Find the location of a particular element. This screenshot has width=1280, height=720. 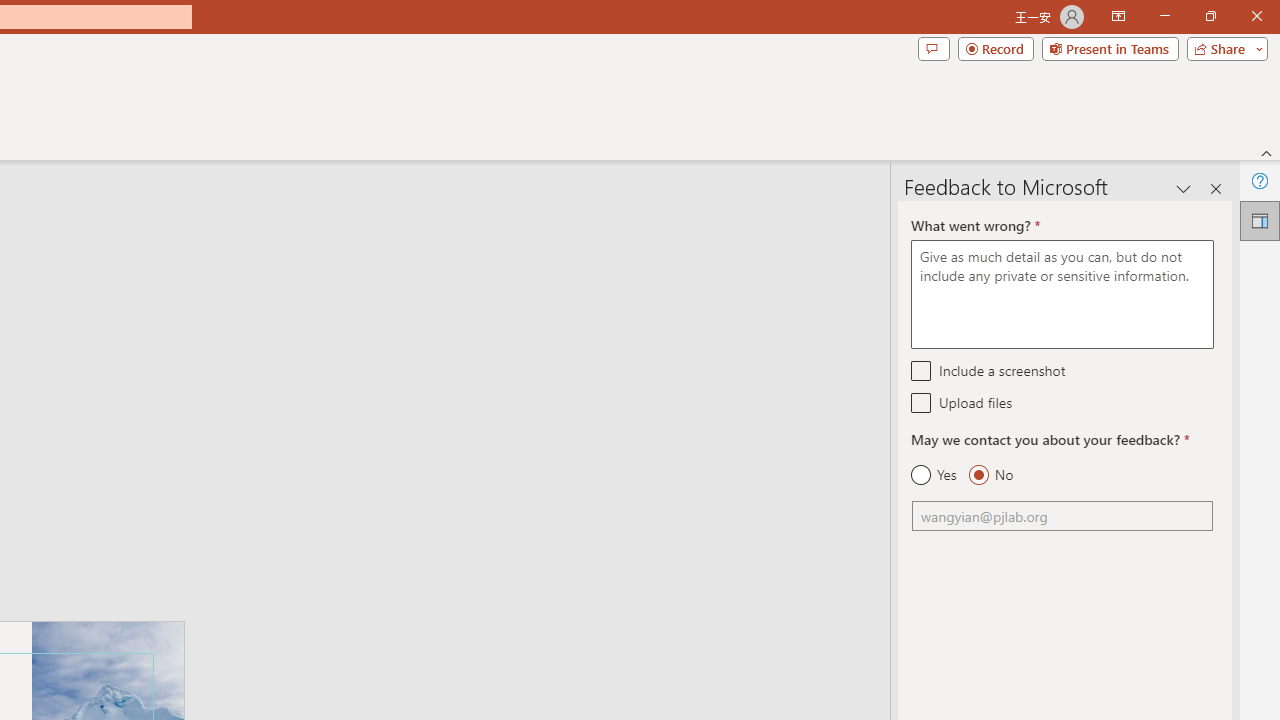

'Ribbon Display Options' is located at coordinates (1117, 16).